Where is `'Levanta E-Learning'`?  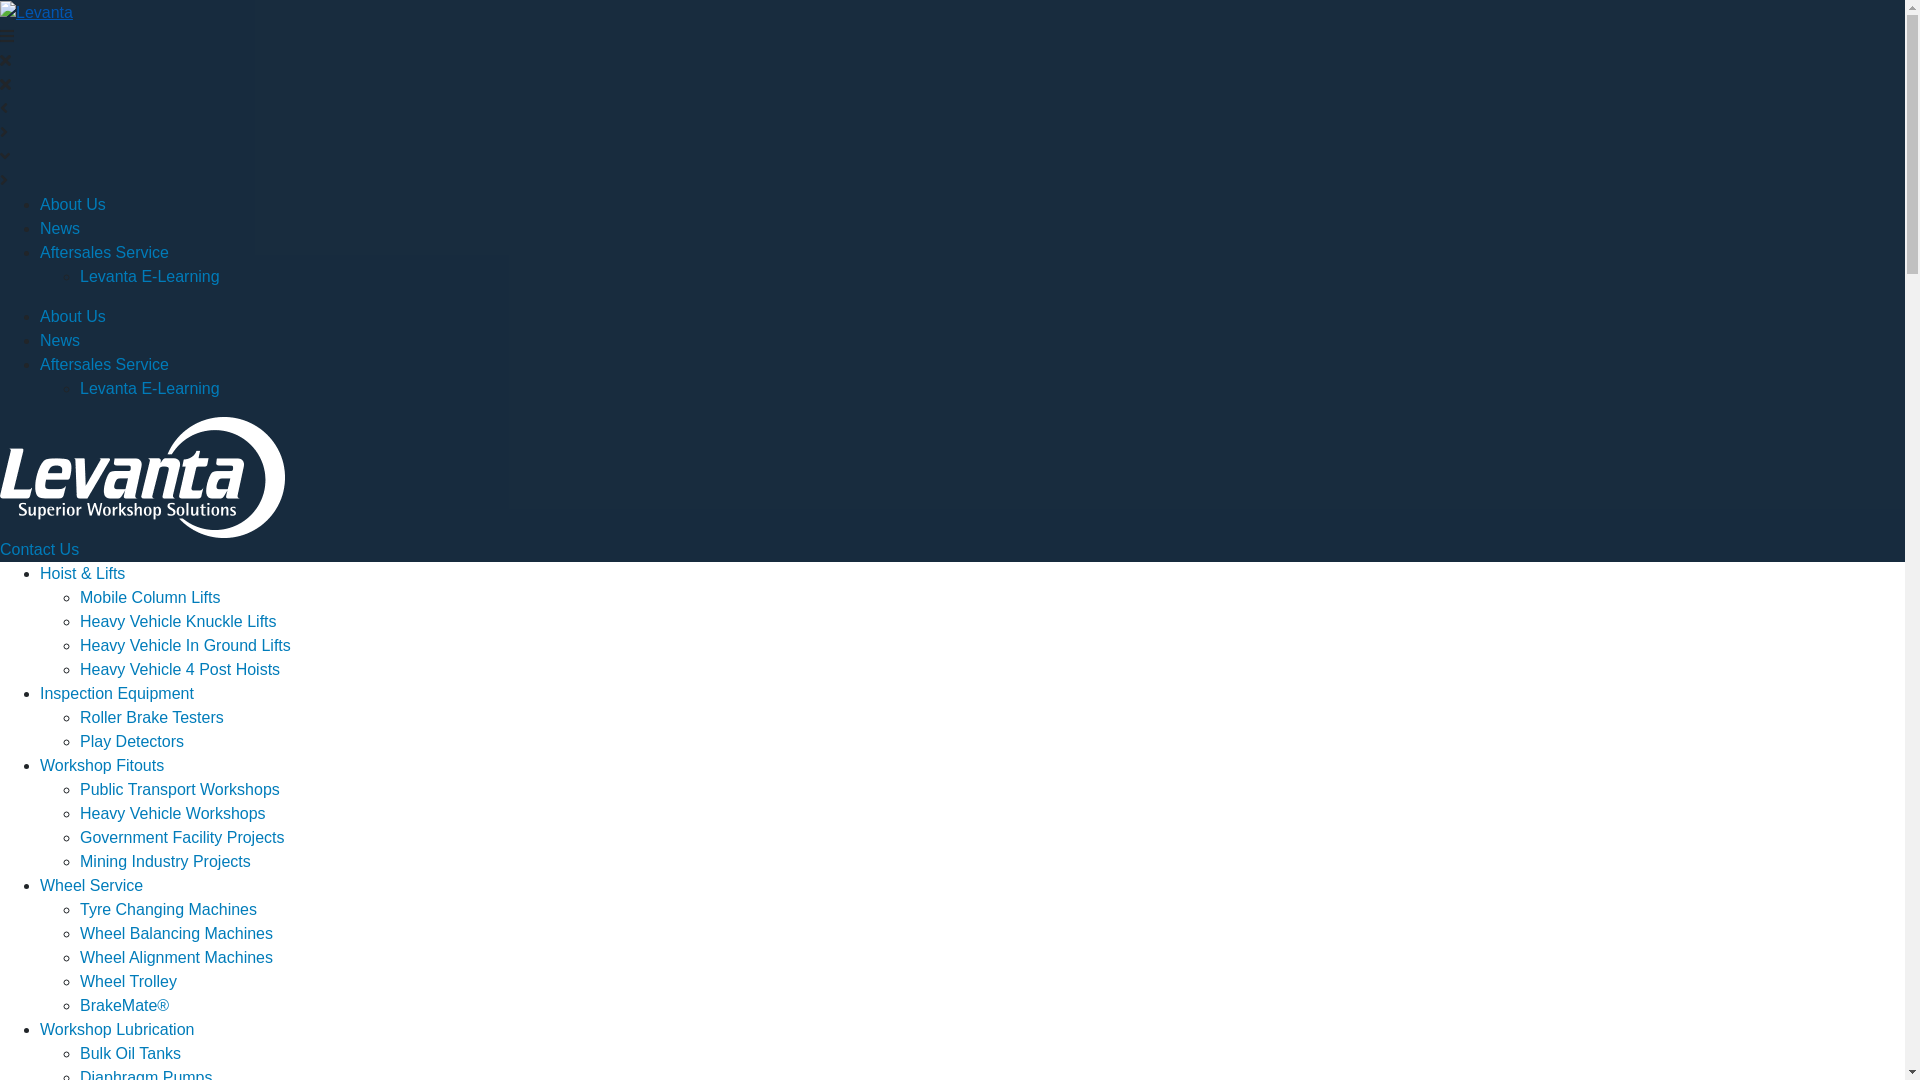
'Levanta E-Learning' is located at coordinates (80, 388).